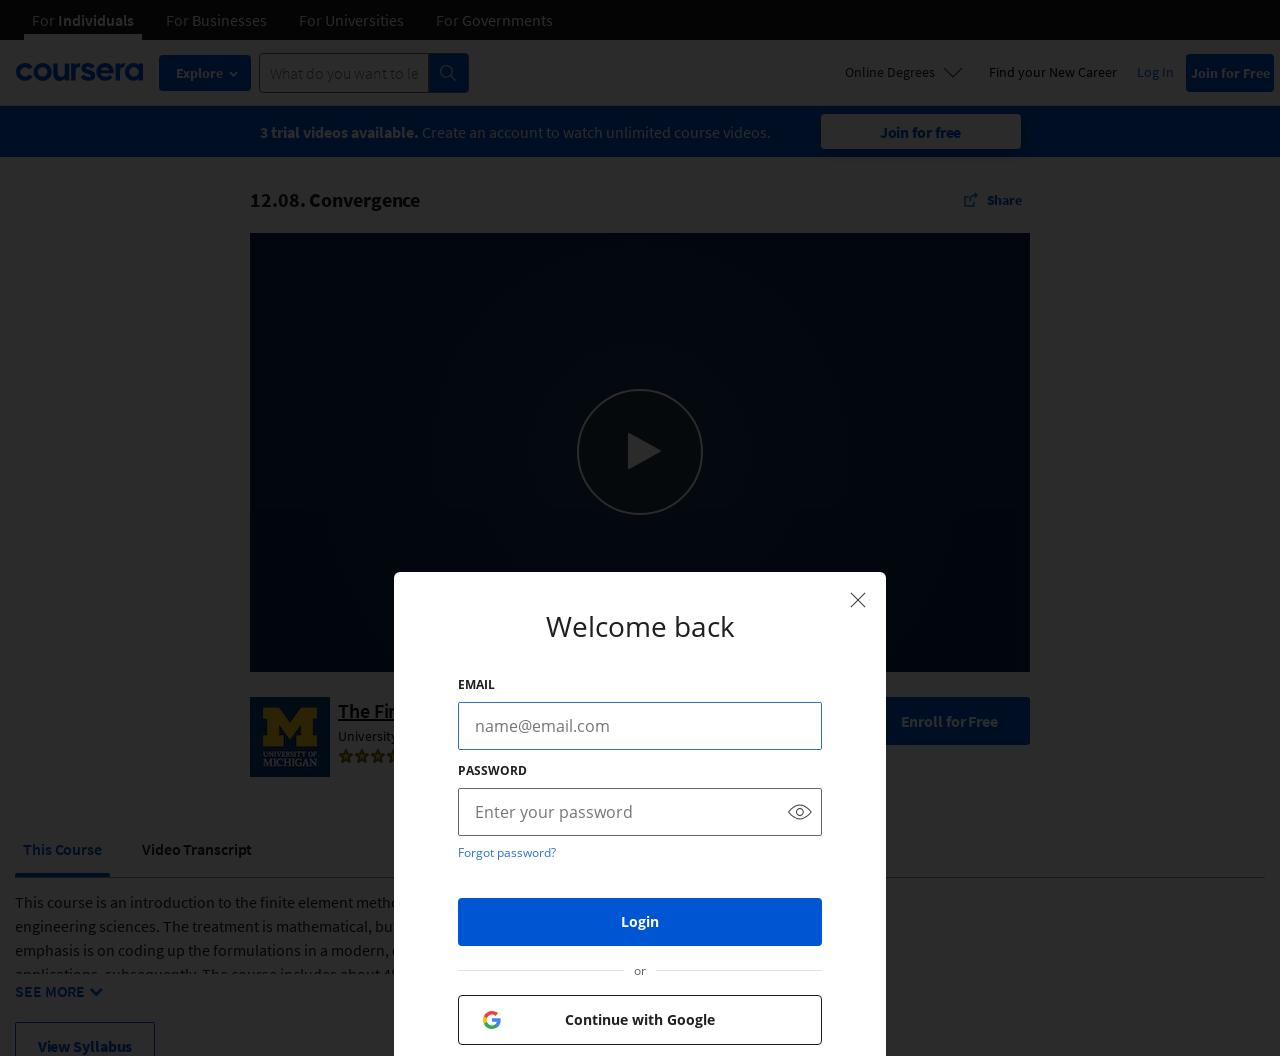  What do you see at coordinates (947, 719) in the screenshot?
I see `'Enroll for Free'` at bounding box center [947, 719].